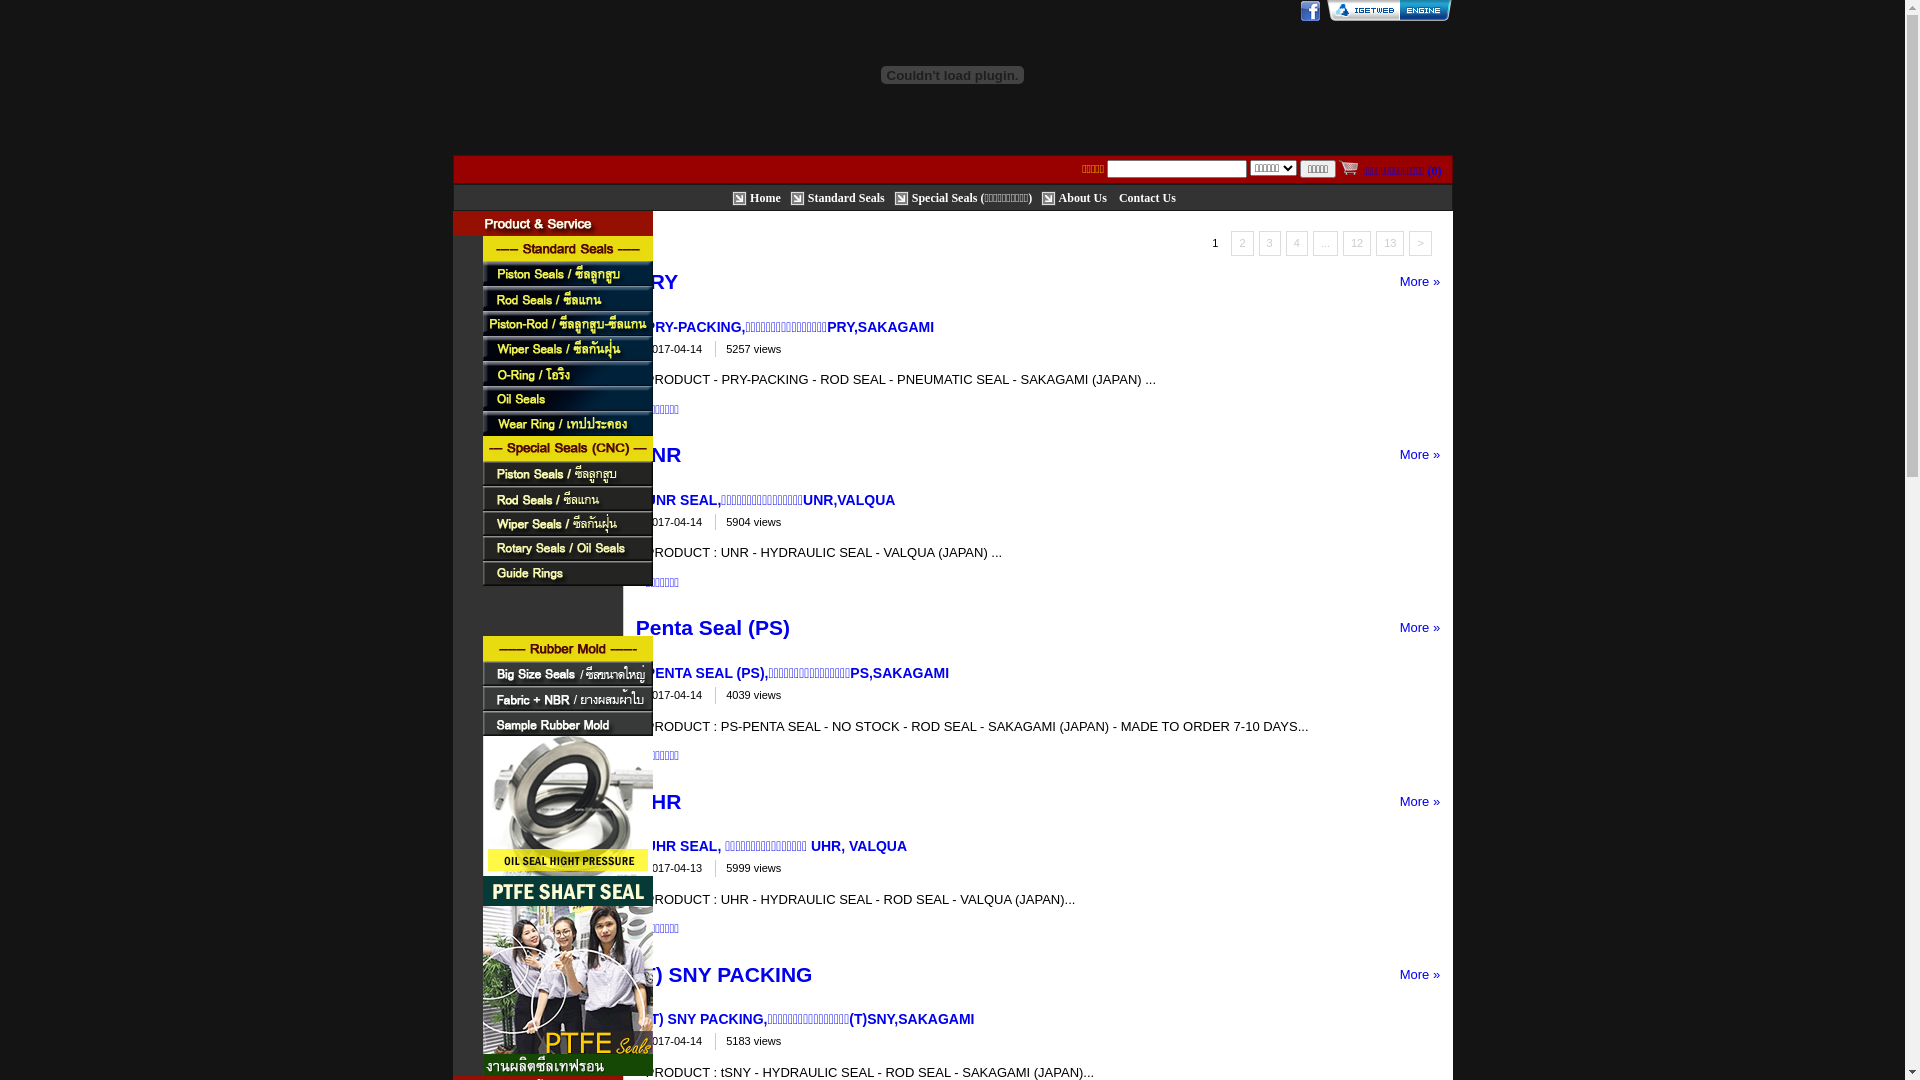 Image resolution: width=1920 pixels, height=1080 pixels. I want to click on 'PRY', so click(657, 281).